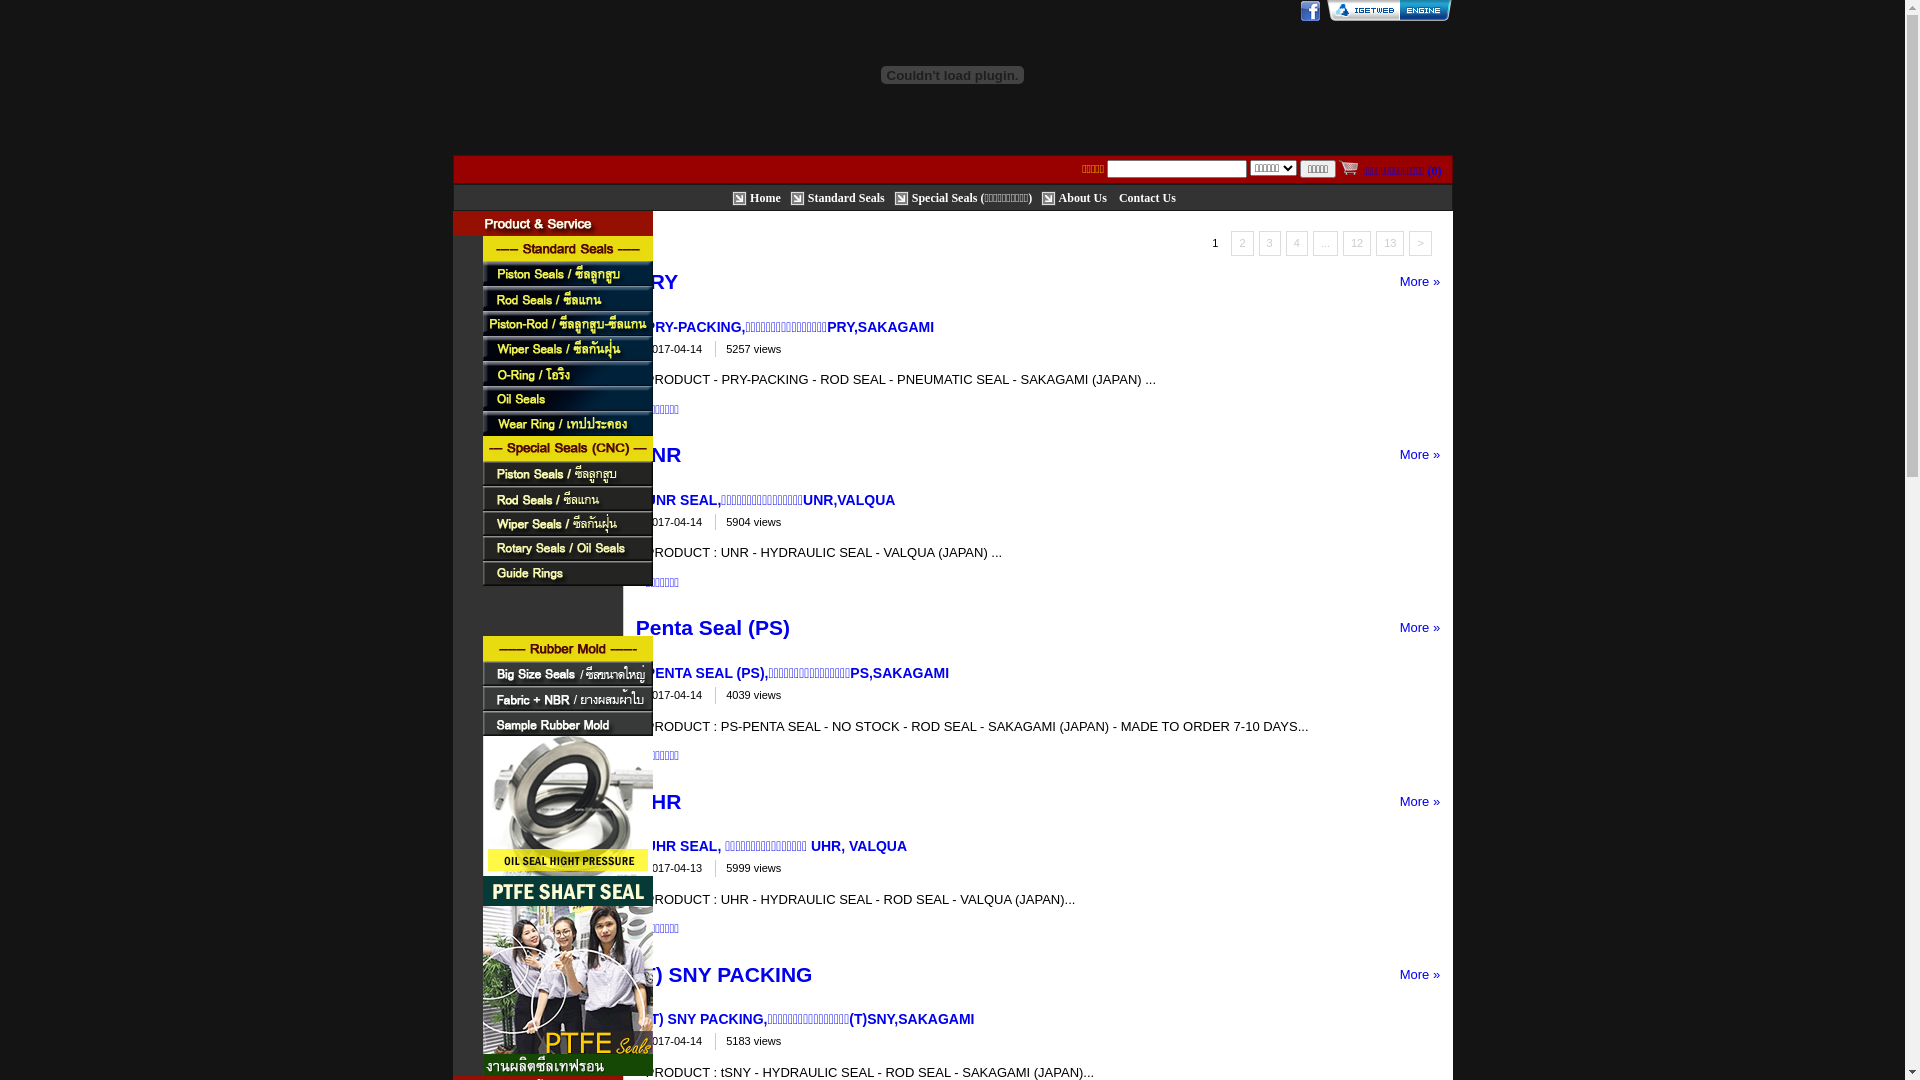 Image resolution: width=1920 pixels, height=1080 pixels. I want to click on 'PRY', so click(657, 281).